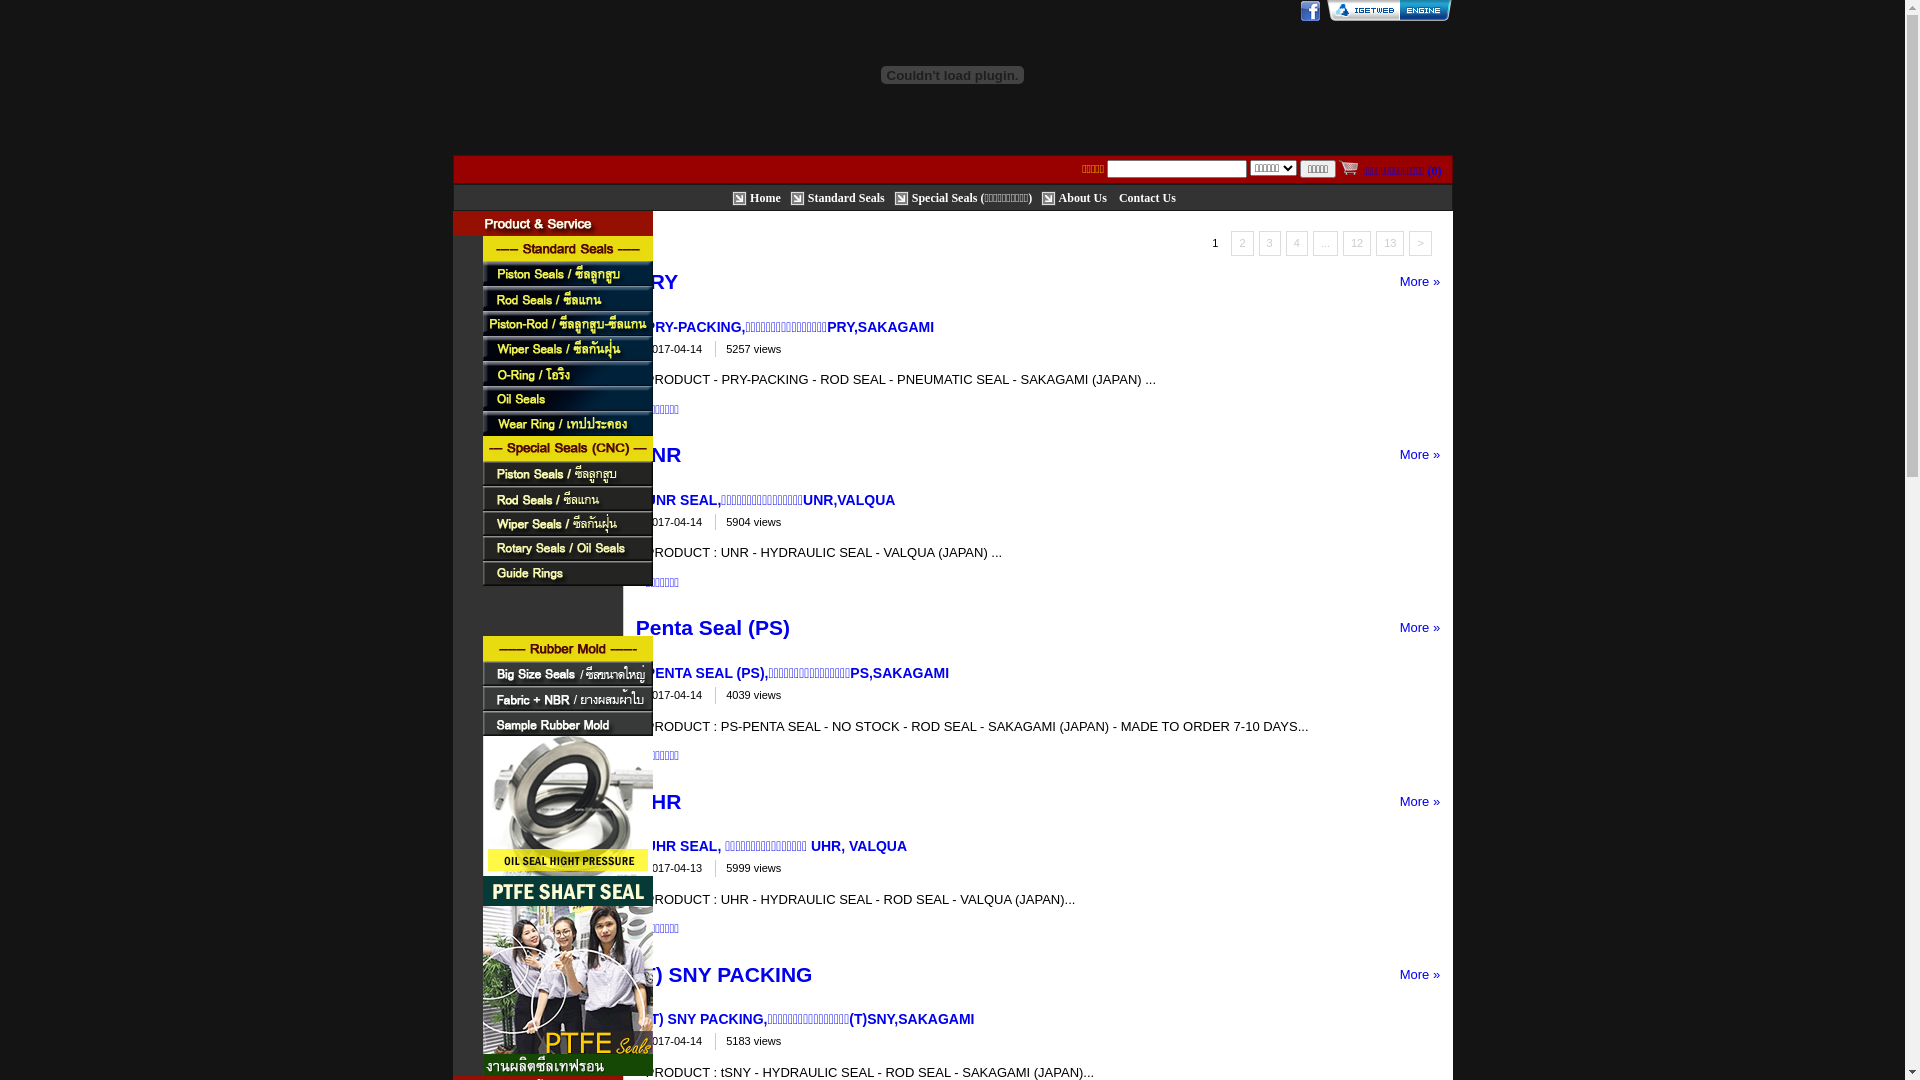 Image resolution: width=1920 pixels, height=1080 pixels. I want to click on 'PRY', so click(657, 281).